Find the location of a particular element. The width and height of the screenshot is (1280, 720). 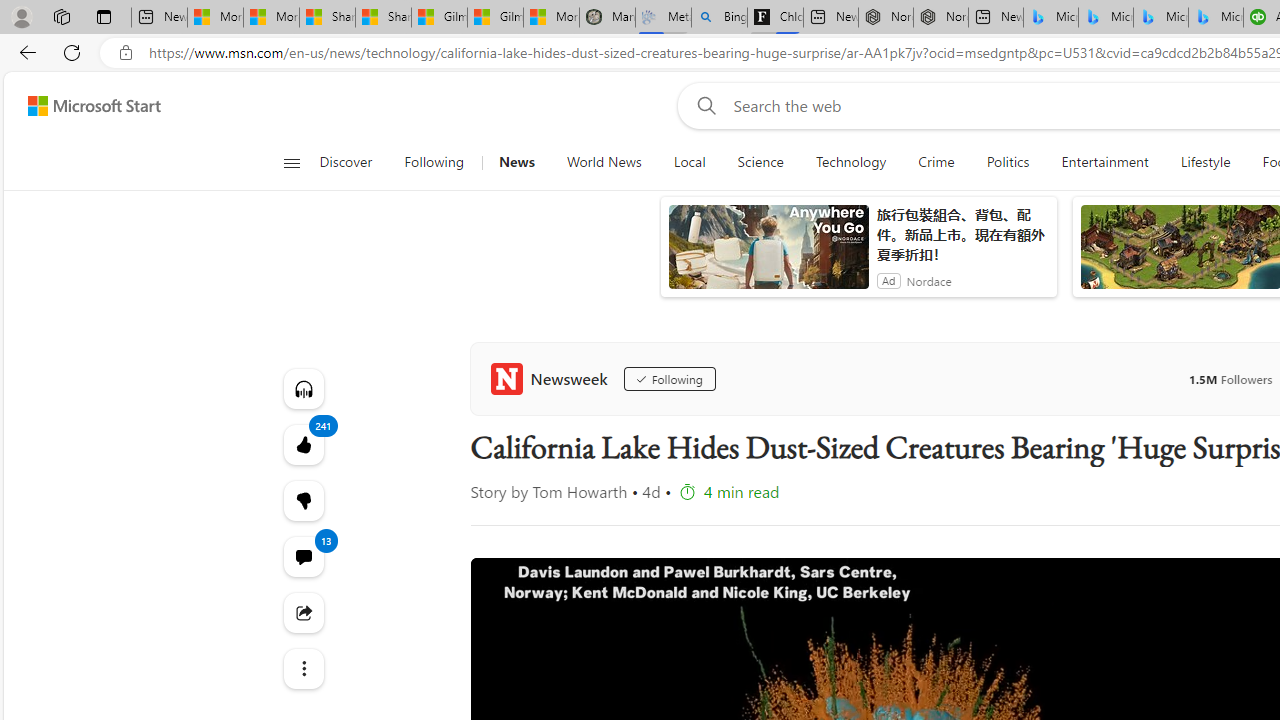

'Microsoft Bing Travel - Shangri-La Hotel Bangkok' is located at coordinates (1215, 17).